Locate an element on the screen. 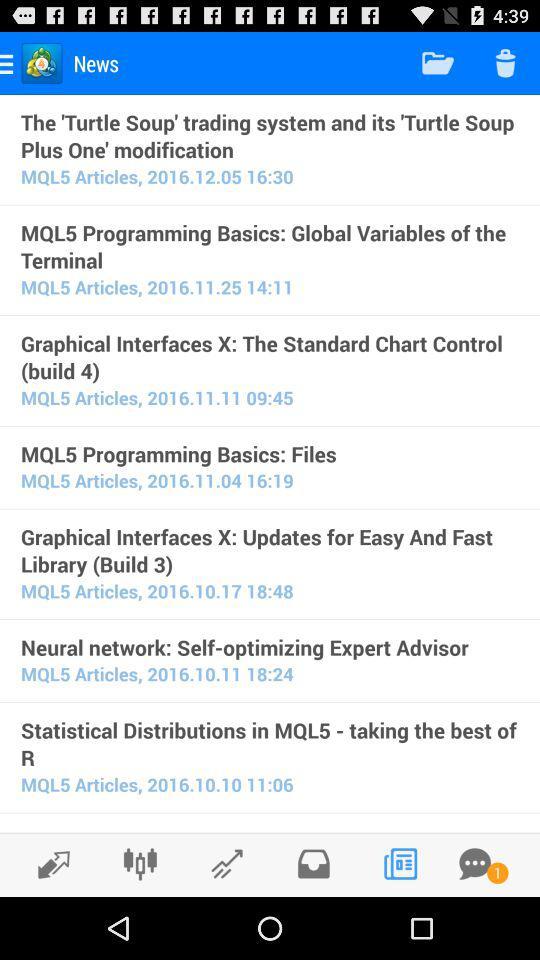  the chat icon is located at coordinates (474, 924).